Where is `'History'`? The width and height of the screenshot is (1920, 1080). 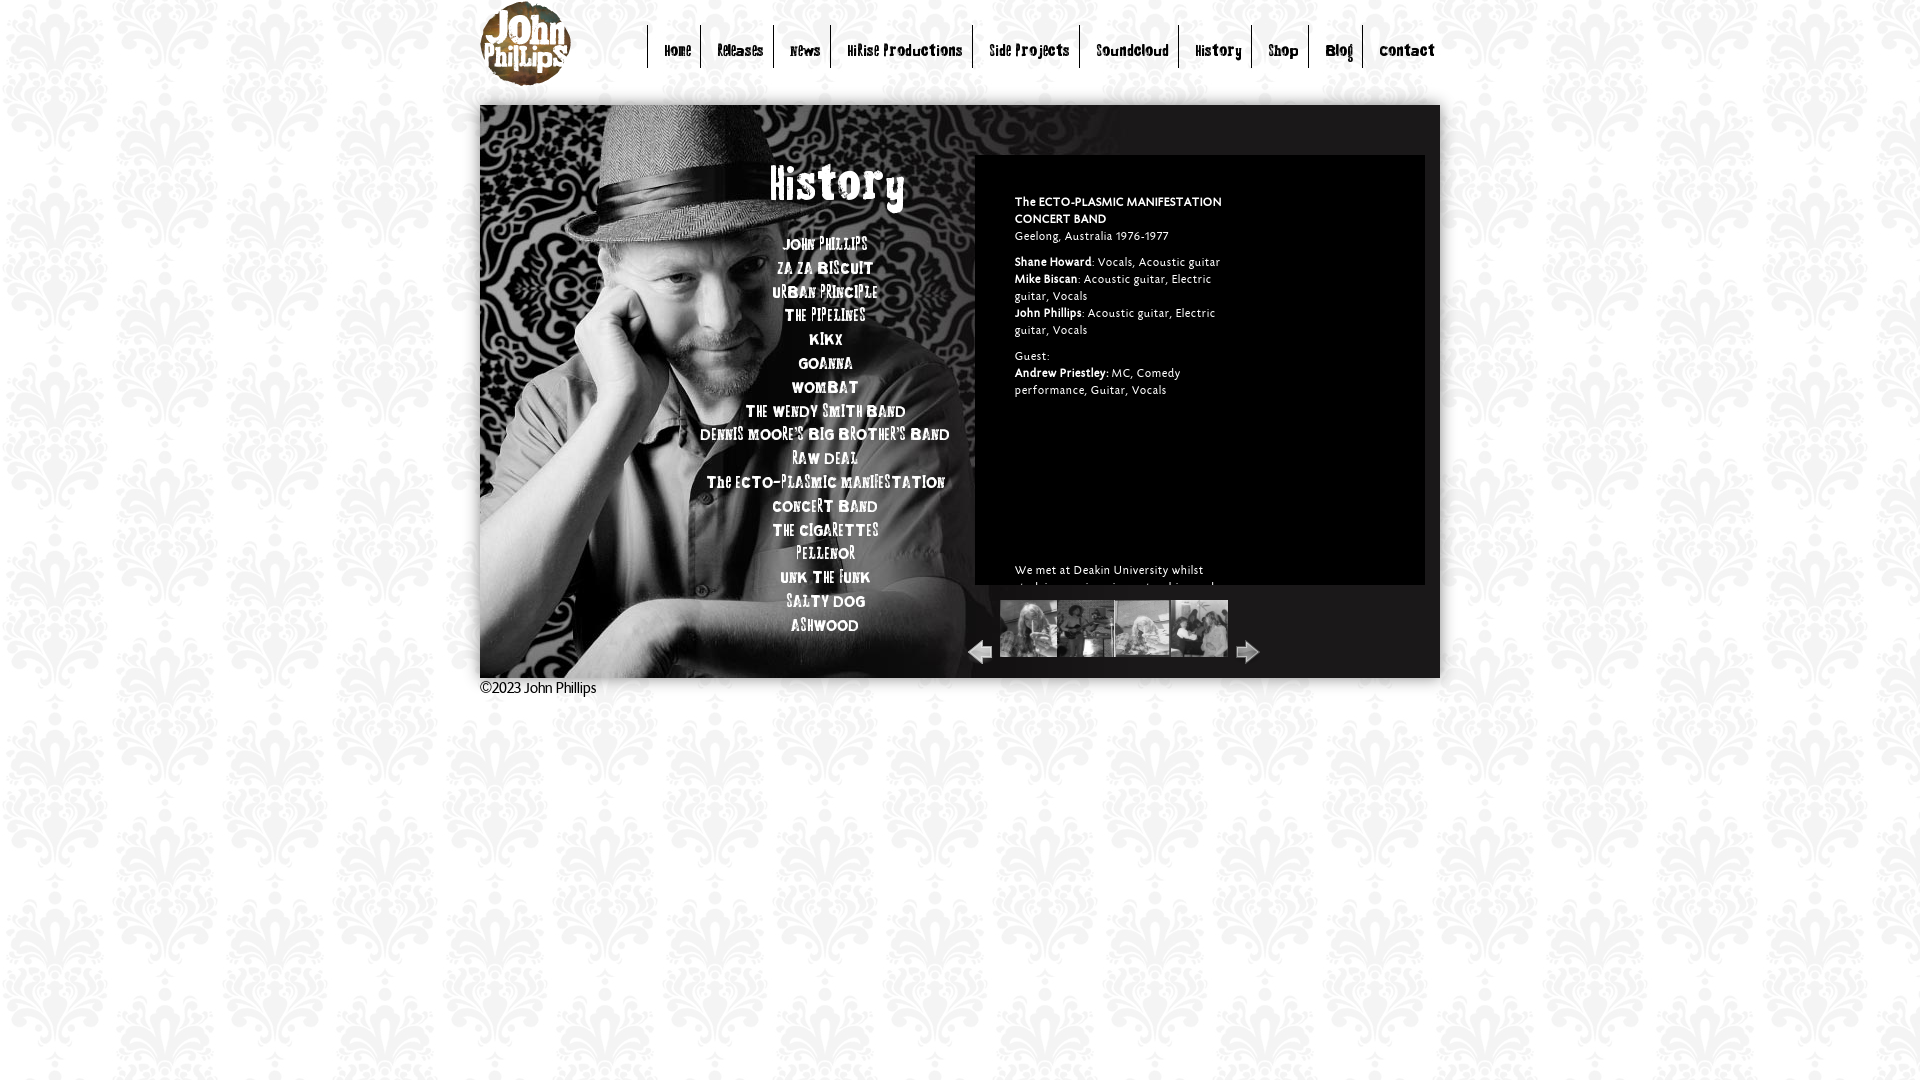
'History' is located at coordinates (1195, 51).